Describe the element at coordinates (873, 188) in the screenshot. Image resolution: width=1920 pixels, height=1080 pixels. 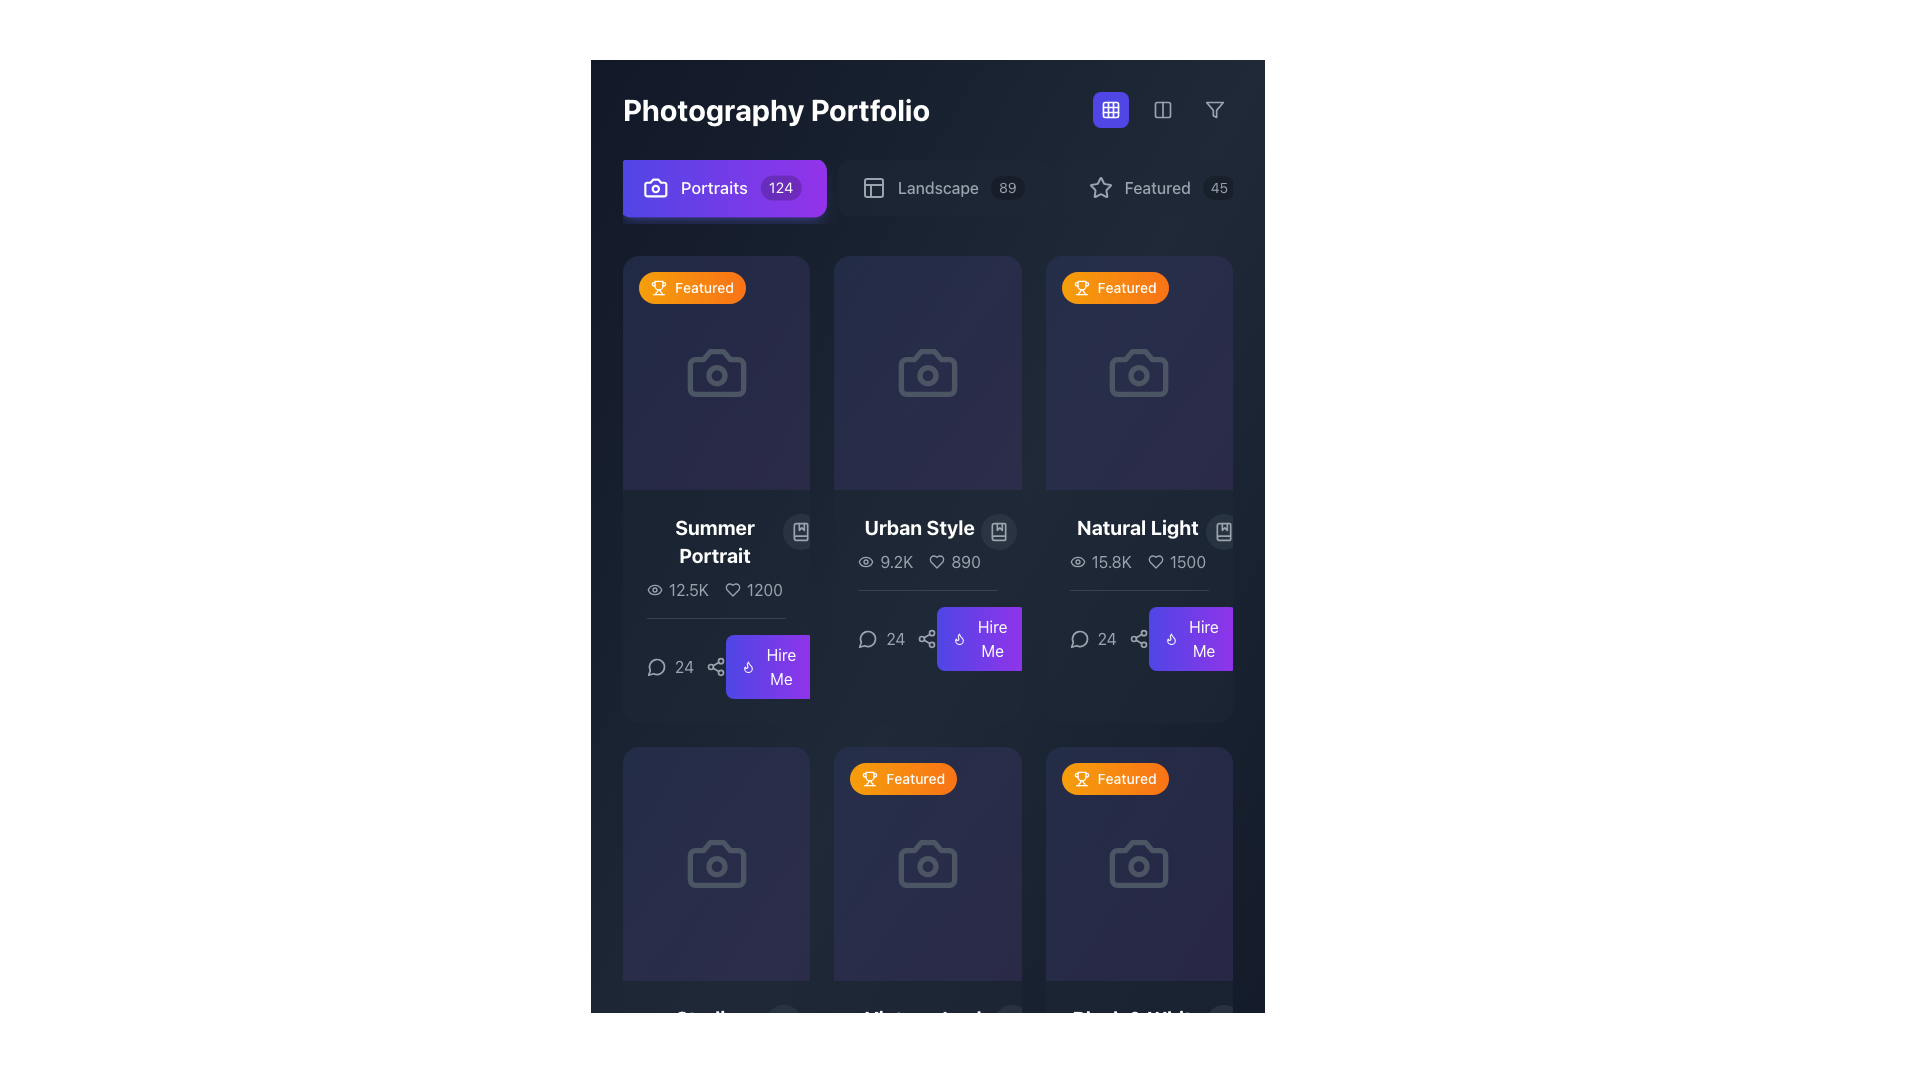
I see `the small monochrome grid layout icon located within the 'Landscape 89' button in the navigation bar, situated to the left of the text 'Landscape' and the counter '89'` at that location.